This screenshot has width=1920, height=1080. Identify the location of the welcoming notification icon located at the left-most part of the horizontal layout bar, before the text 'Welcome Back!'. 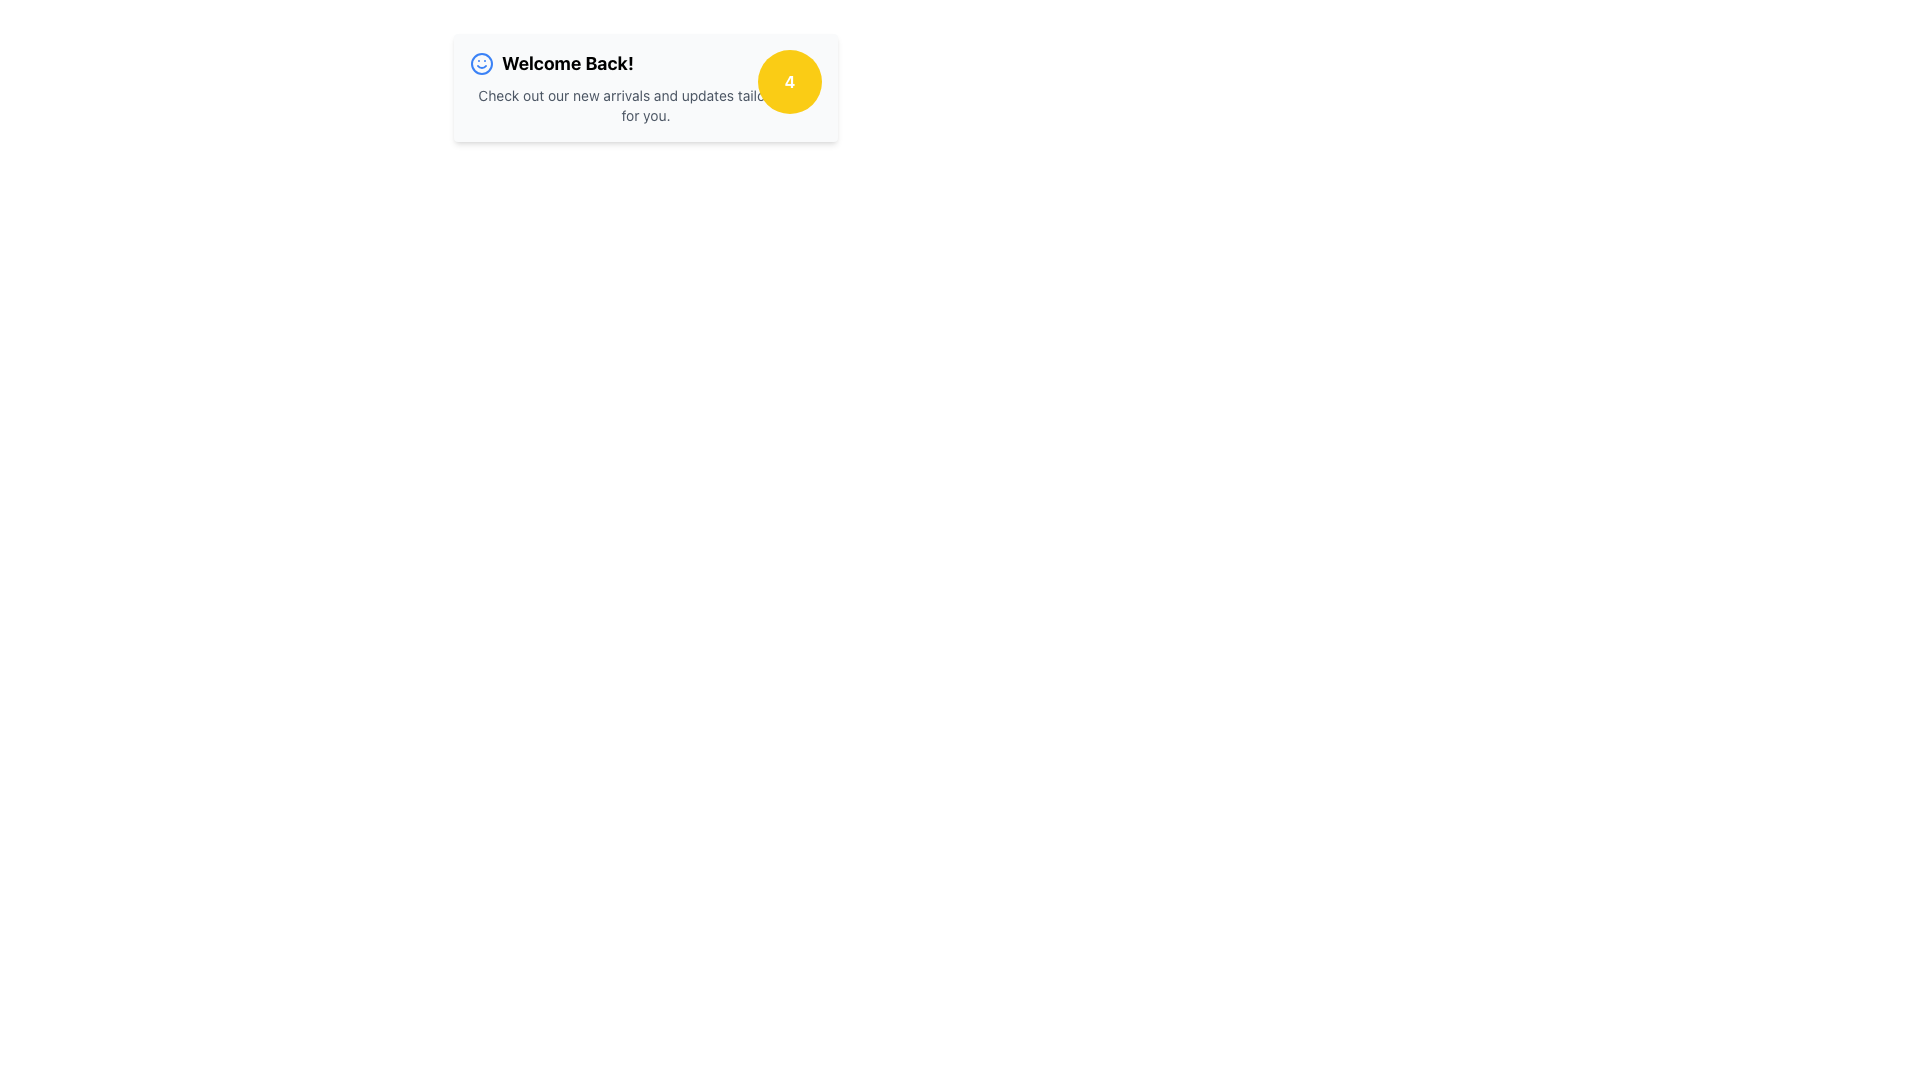
(481, 63).